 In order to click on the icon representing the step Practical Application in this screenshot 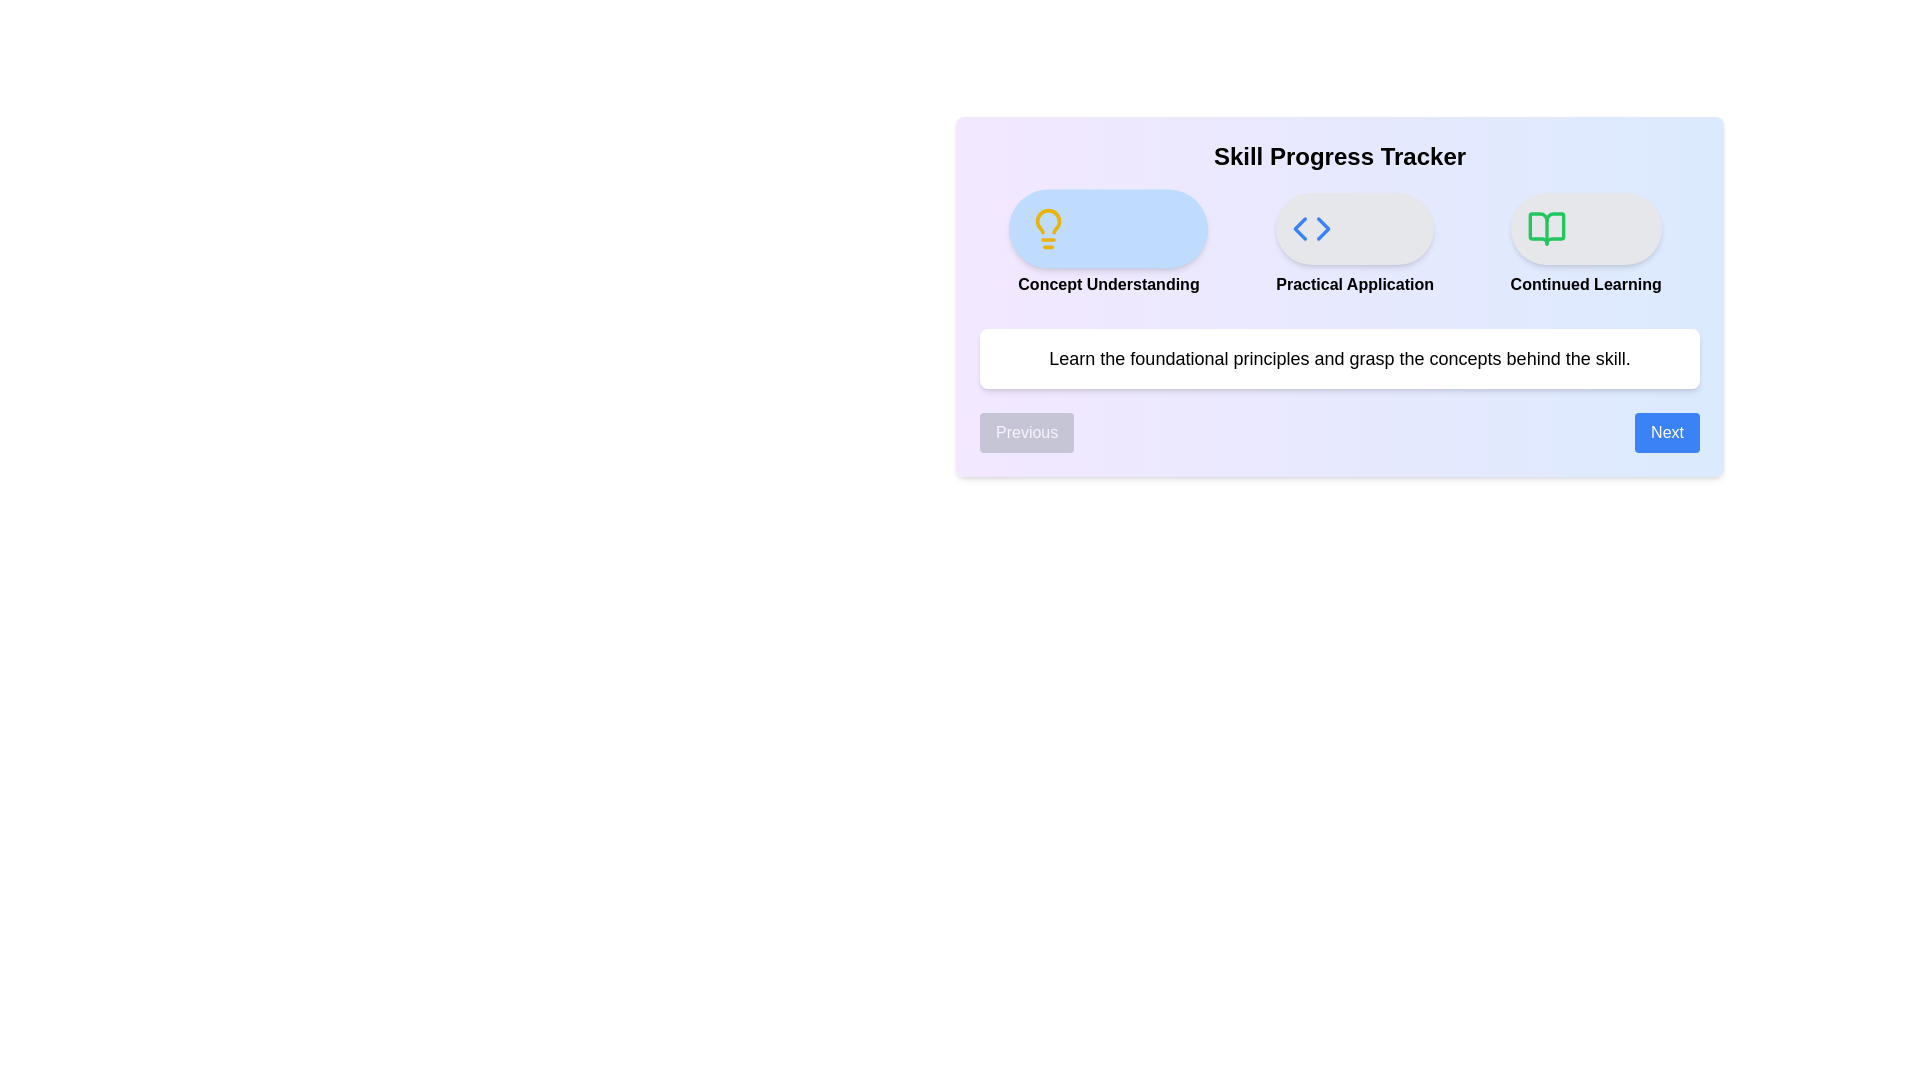, I will do `click(1355, 227)`.